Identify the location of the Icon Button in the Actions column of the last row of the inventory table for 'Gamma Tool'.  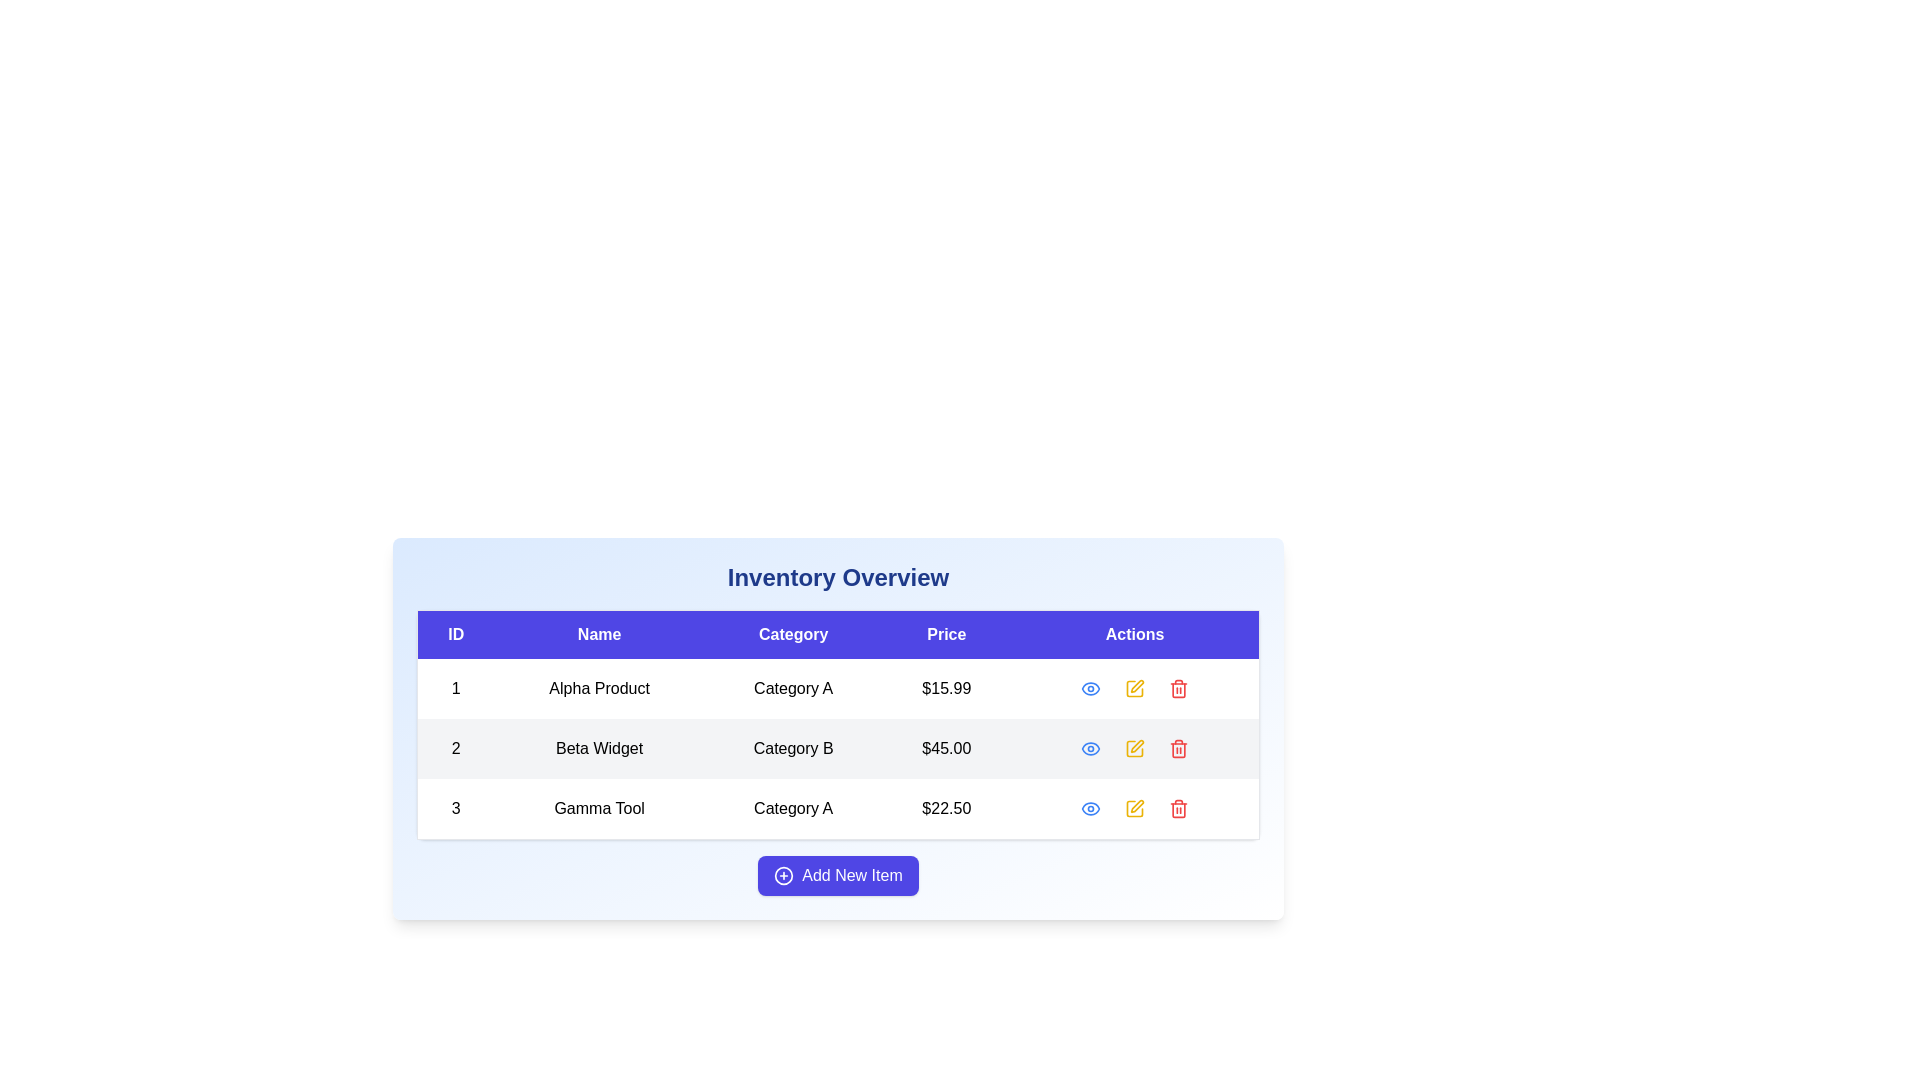
(1089, 808).